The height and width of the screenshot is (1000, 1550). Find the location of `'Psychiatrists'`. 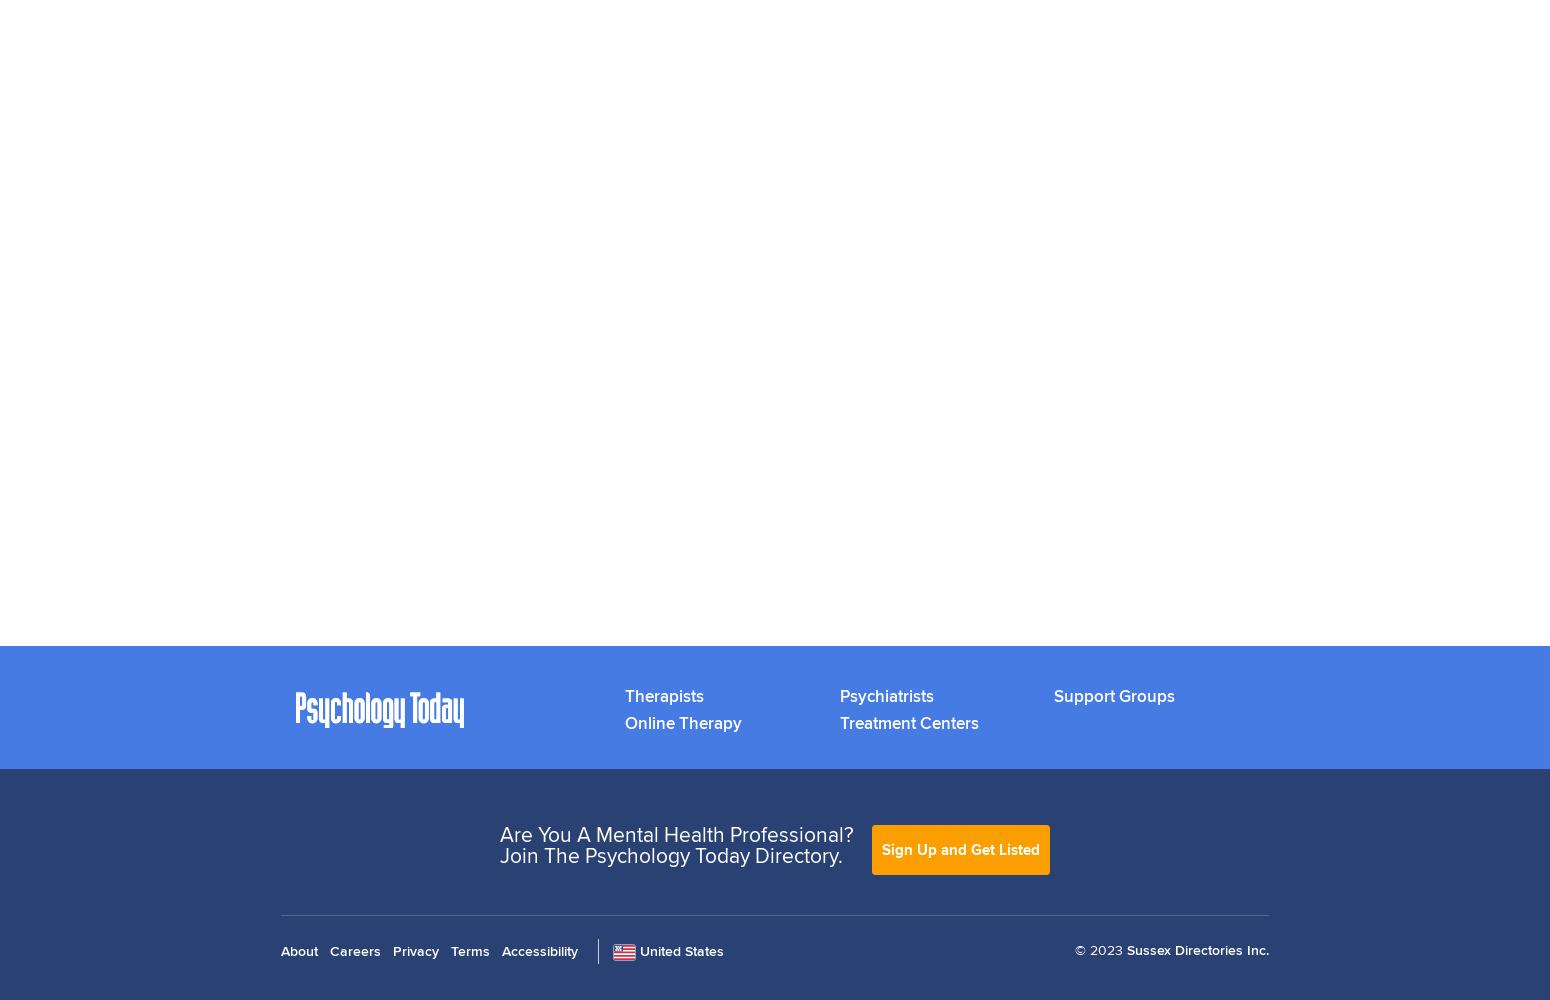

'Psychiatrists' is located at coordinates (885, 694).